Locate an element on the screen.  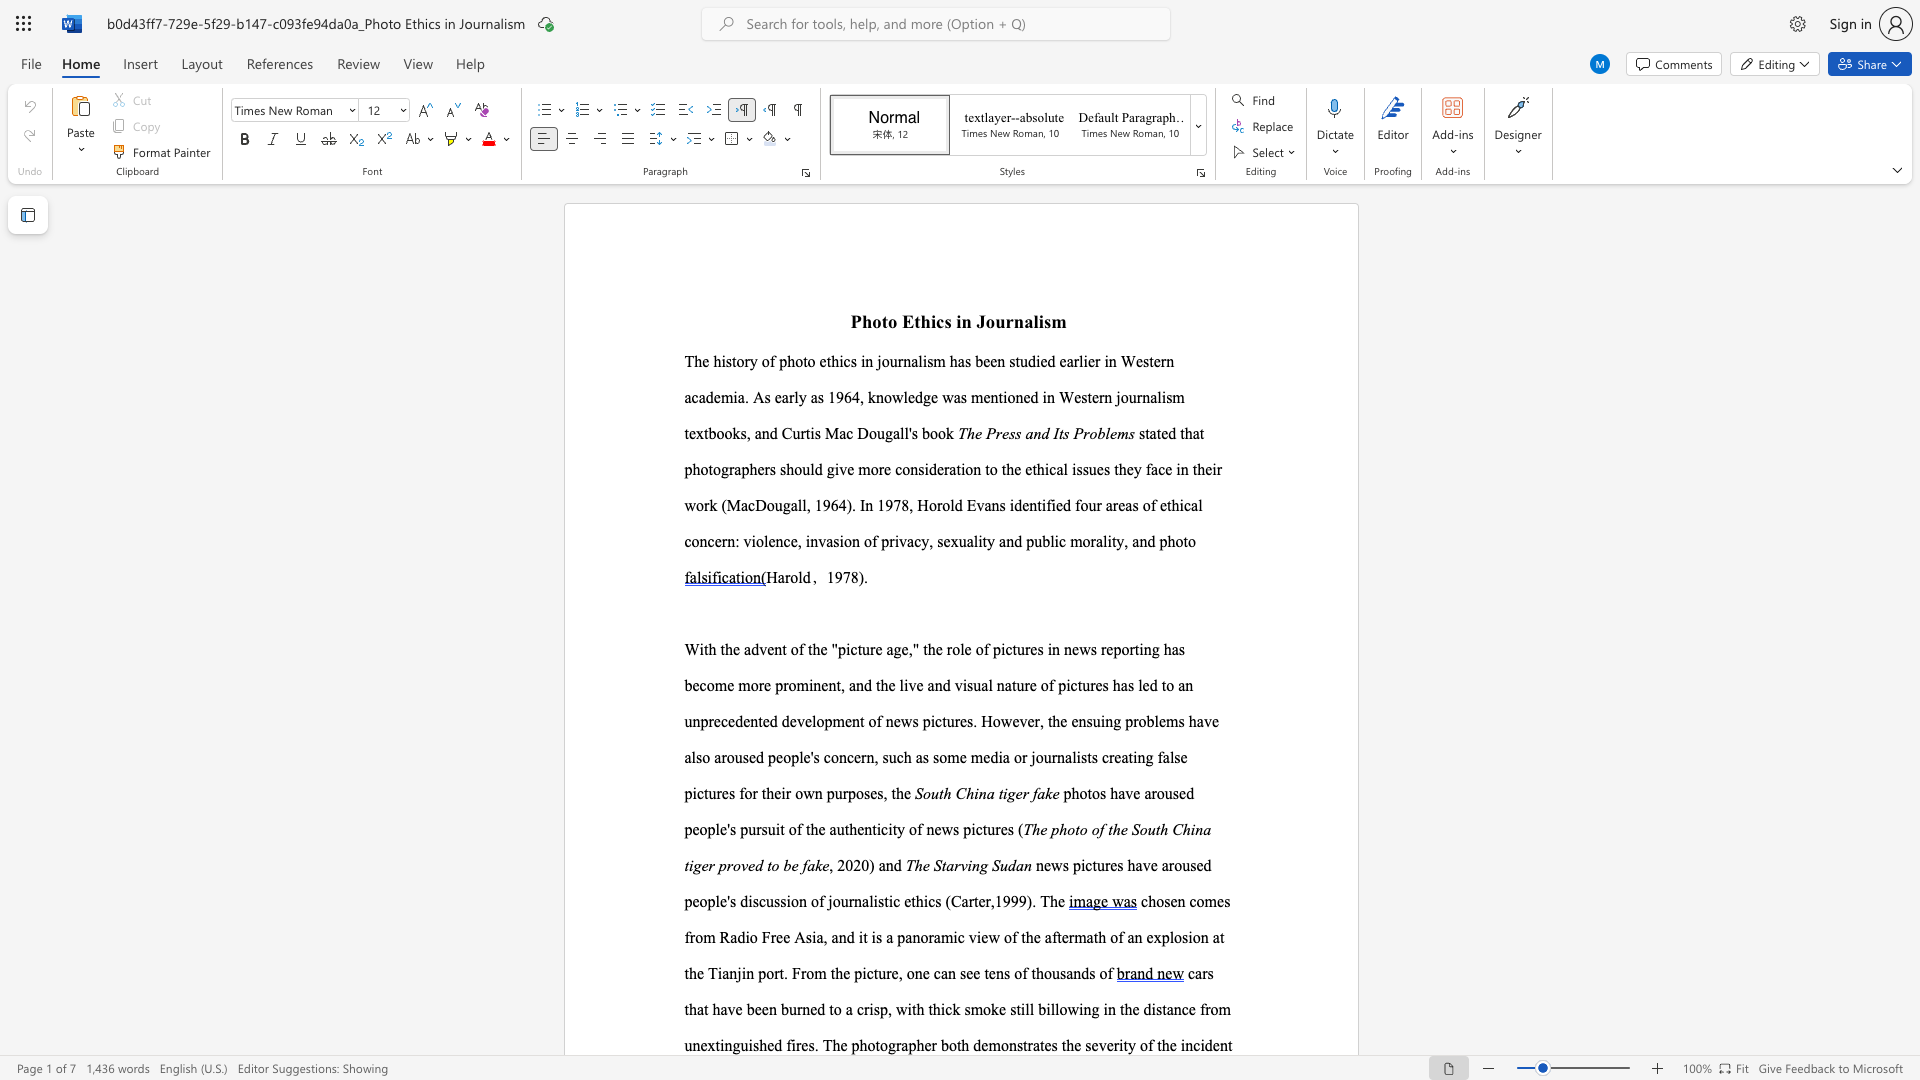
the 1th character "r" in the text is located at coordinates (1030, 1044).